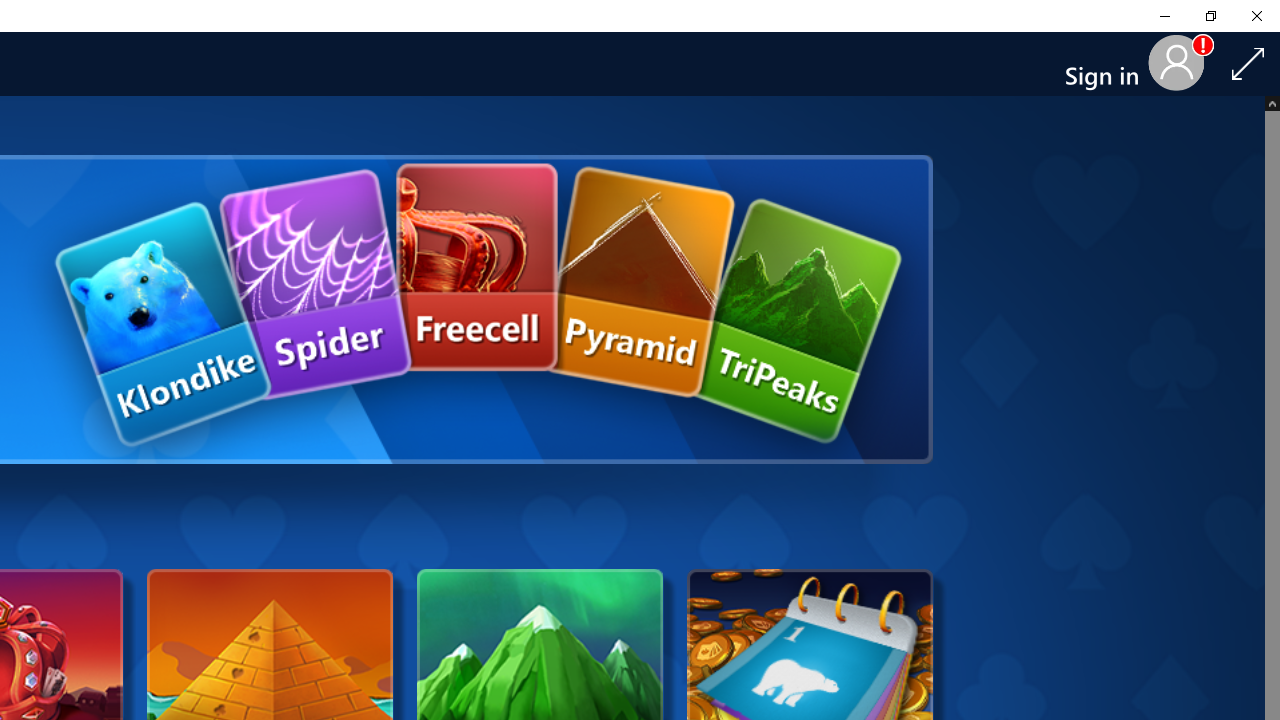 The image size is (1280, 720). What do you see at coordinates (1247, 62) in the screenshot?
I see `'Full Screen View'` at bounding box center [1247, 62].